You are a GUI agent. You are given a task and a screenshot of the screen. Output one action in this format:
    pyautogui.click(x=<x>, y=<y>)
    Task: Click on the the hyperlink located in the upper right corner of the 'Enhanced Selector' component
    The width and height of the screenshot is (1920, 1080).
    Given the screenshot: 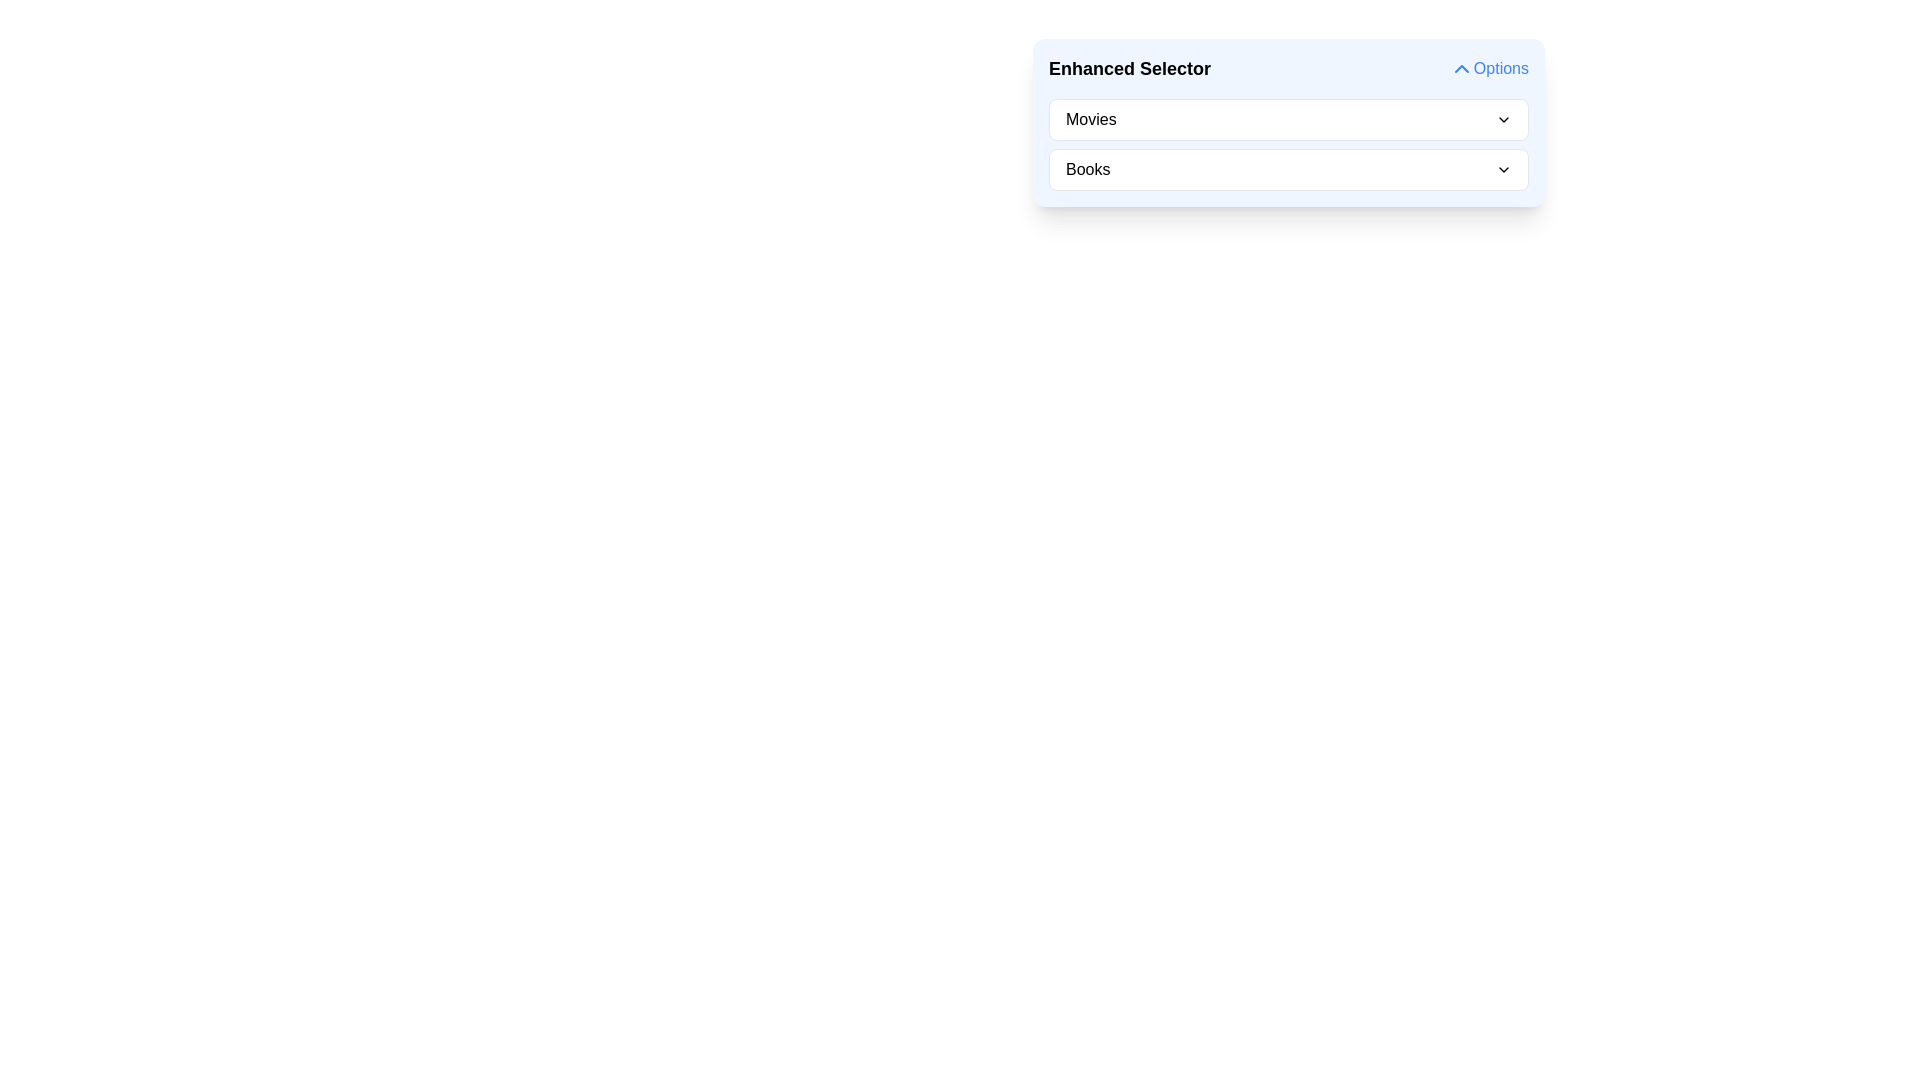 What is the action you would take?
    pyautogui.click(x=1488, y=68)
    